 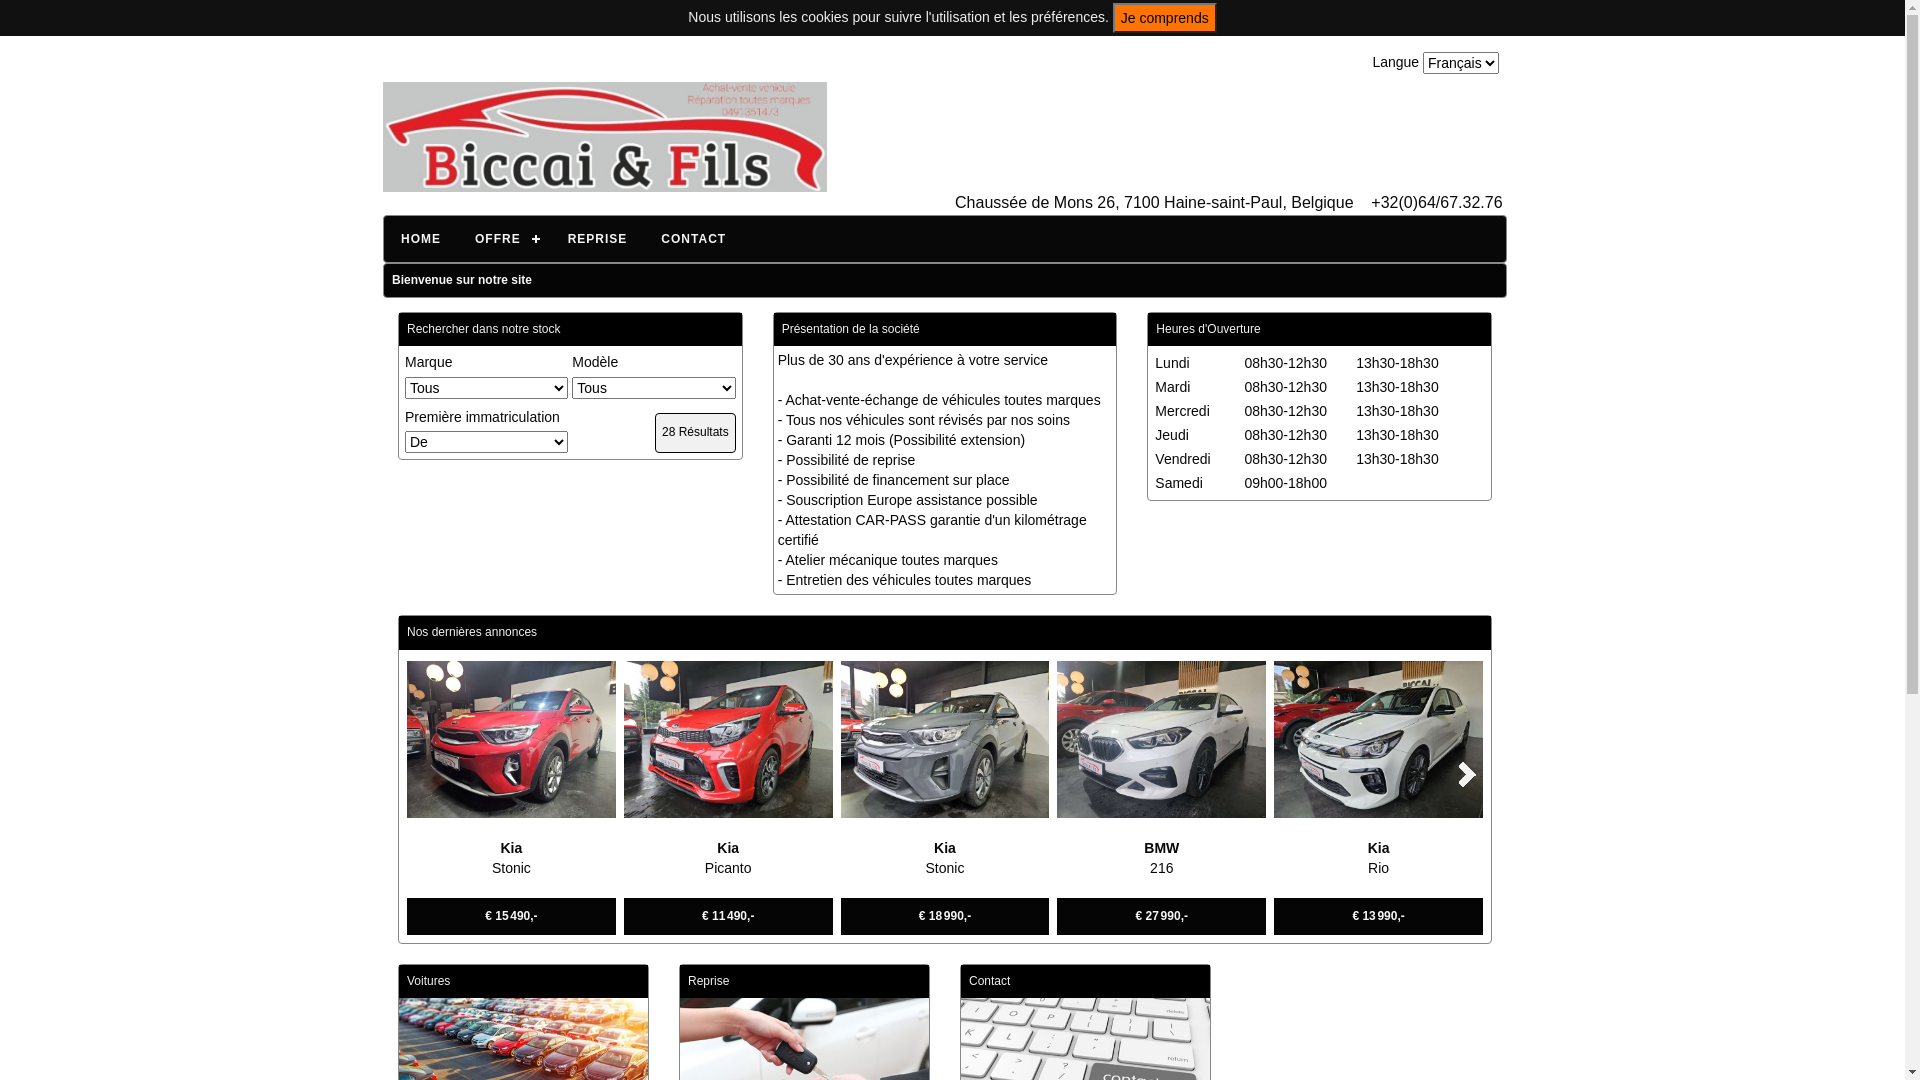 What do you see at coordinates (1165, 18) in the screenshot?
I see `'Je comprends'` at bounding box center [1165, 18].